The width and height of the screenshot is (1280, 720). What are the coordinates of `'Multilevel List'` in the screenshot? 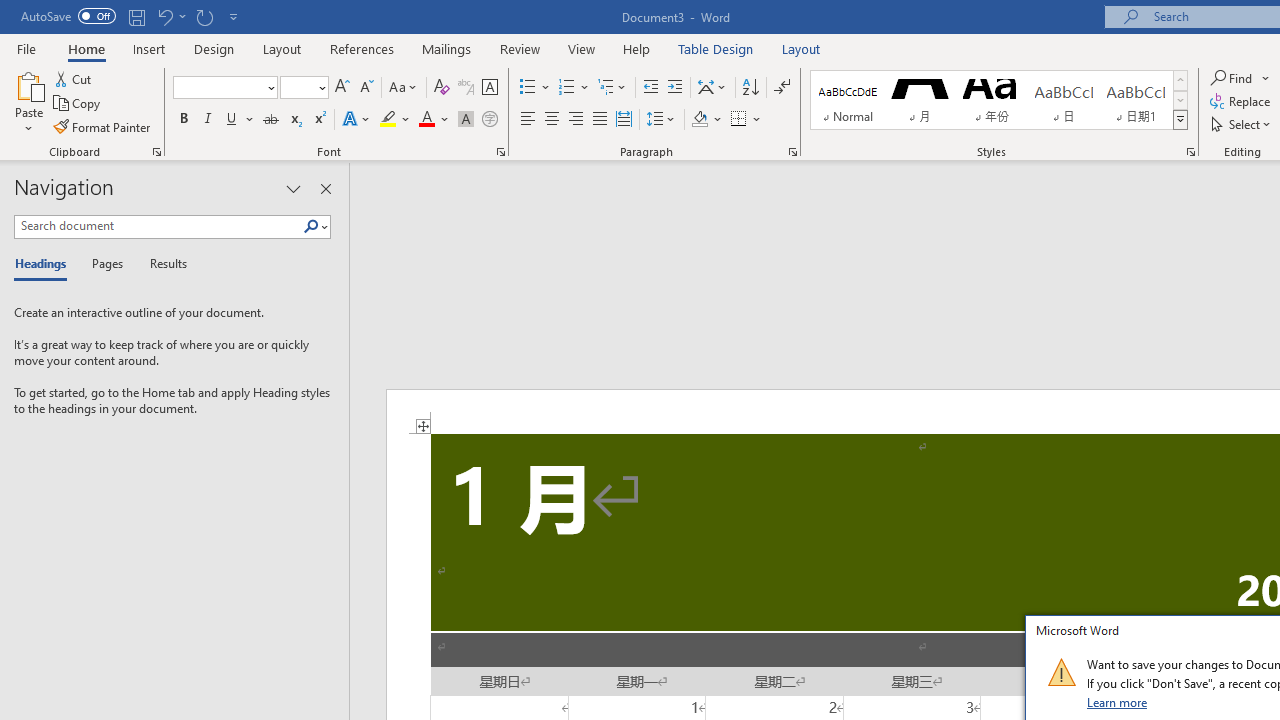 It's located at (612, 86).